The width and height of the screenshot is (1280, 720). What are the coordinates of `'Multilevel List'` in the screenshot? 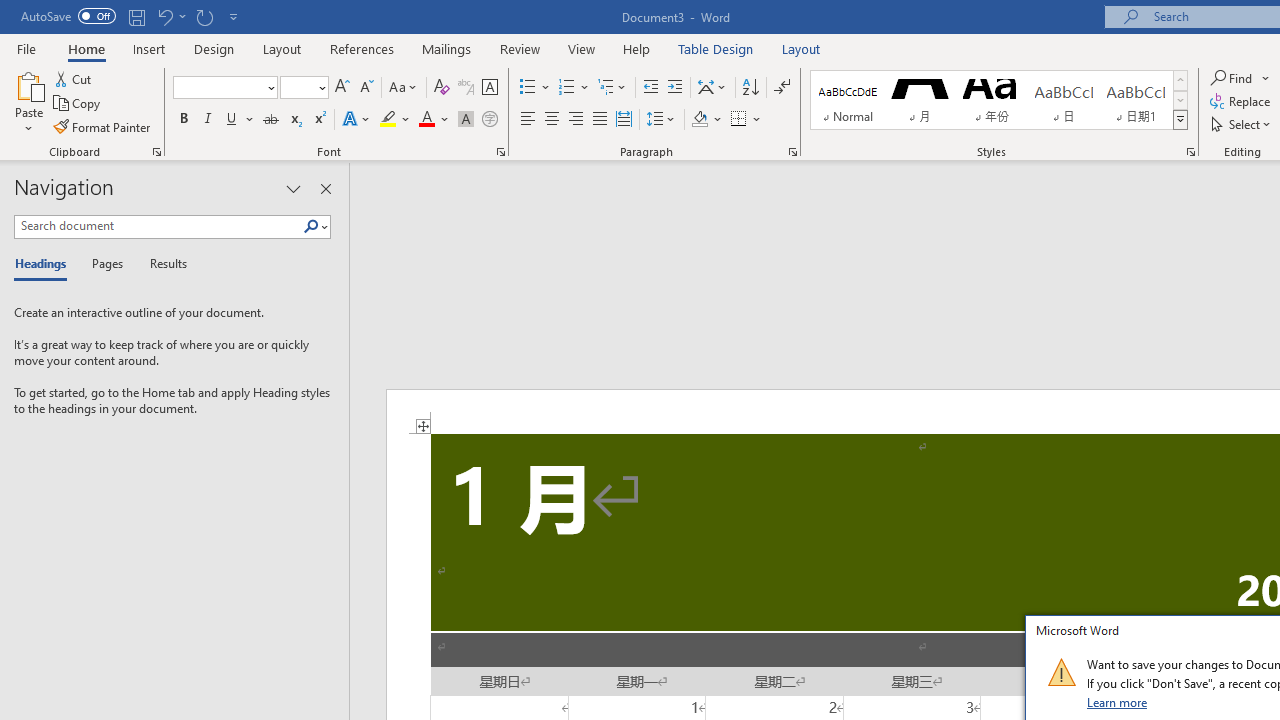 It's located at (612, 86).